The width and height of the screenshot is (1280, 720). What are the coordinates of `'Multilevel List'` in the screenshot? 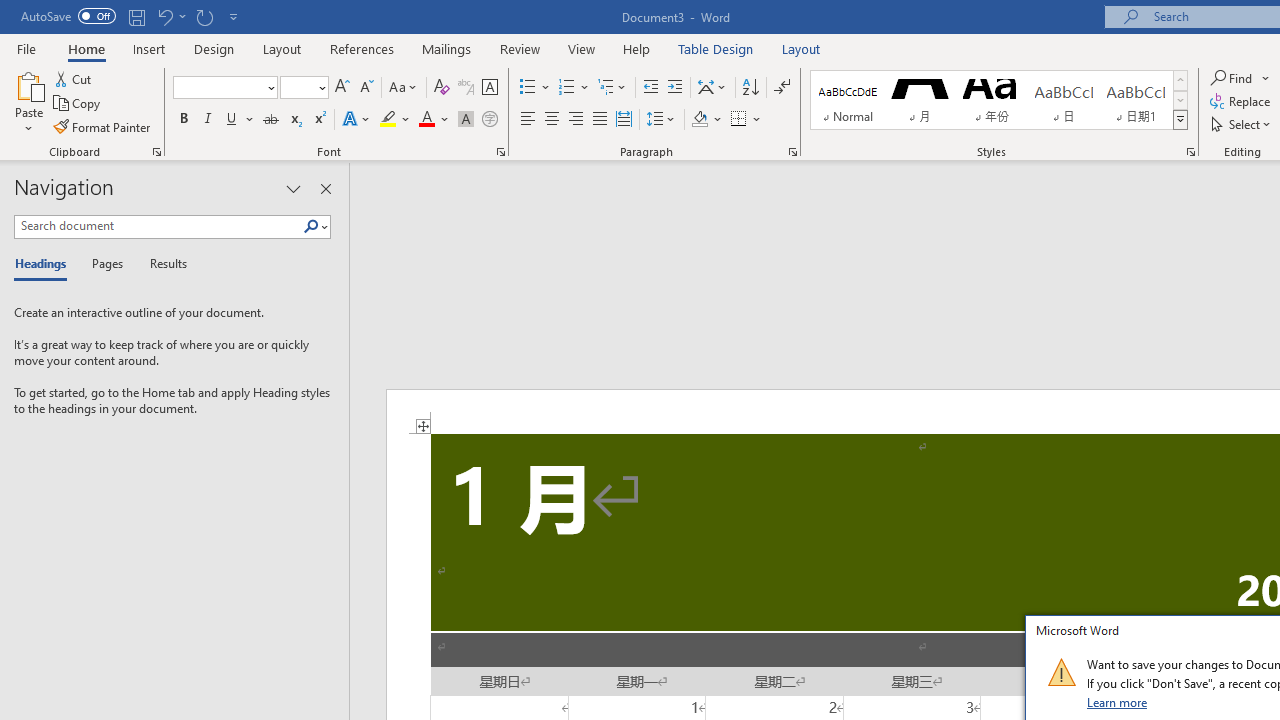 It's located at (612, 86).